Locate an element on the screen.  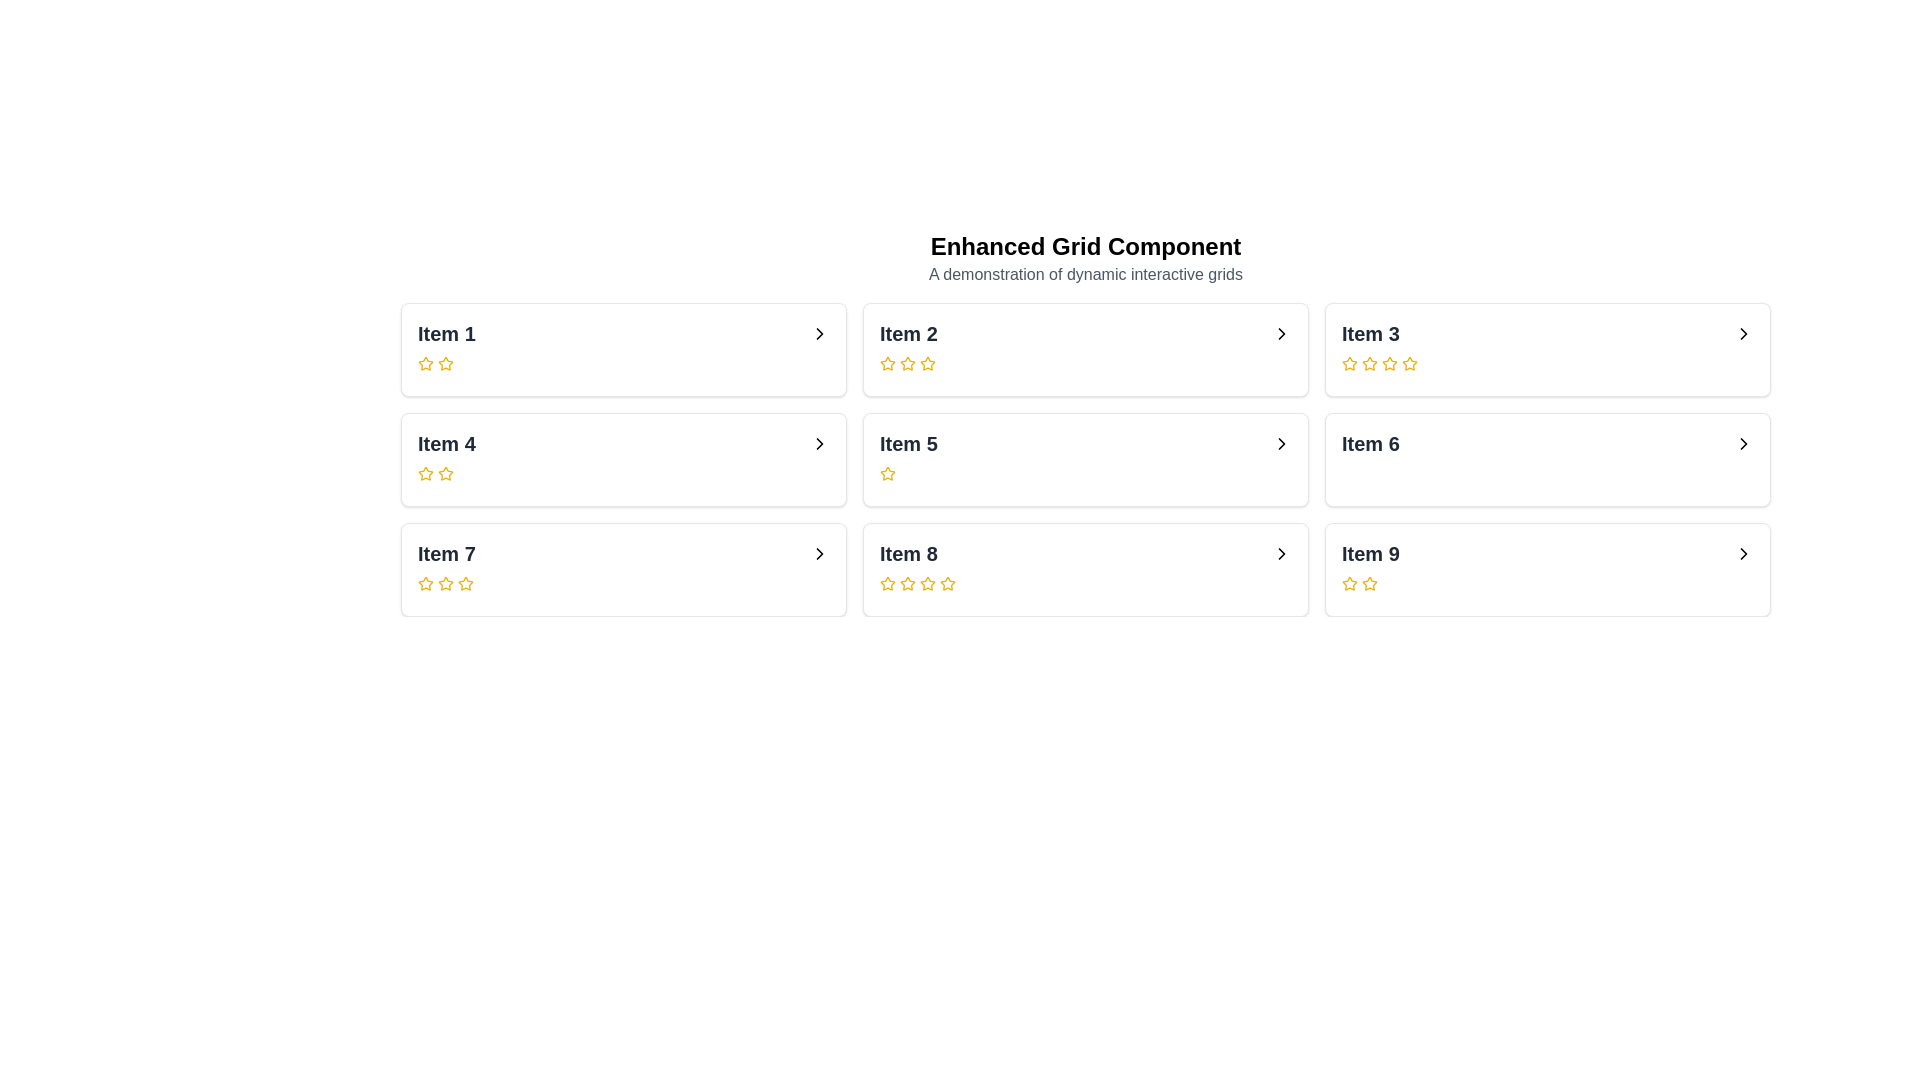
the second star icon is located at coordinates (1409, 363).